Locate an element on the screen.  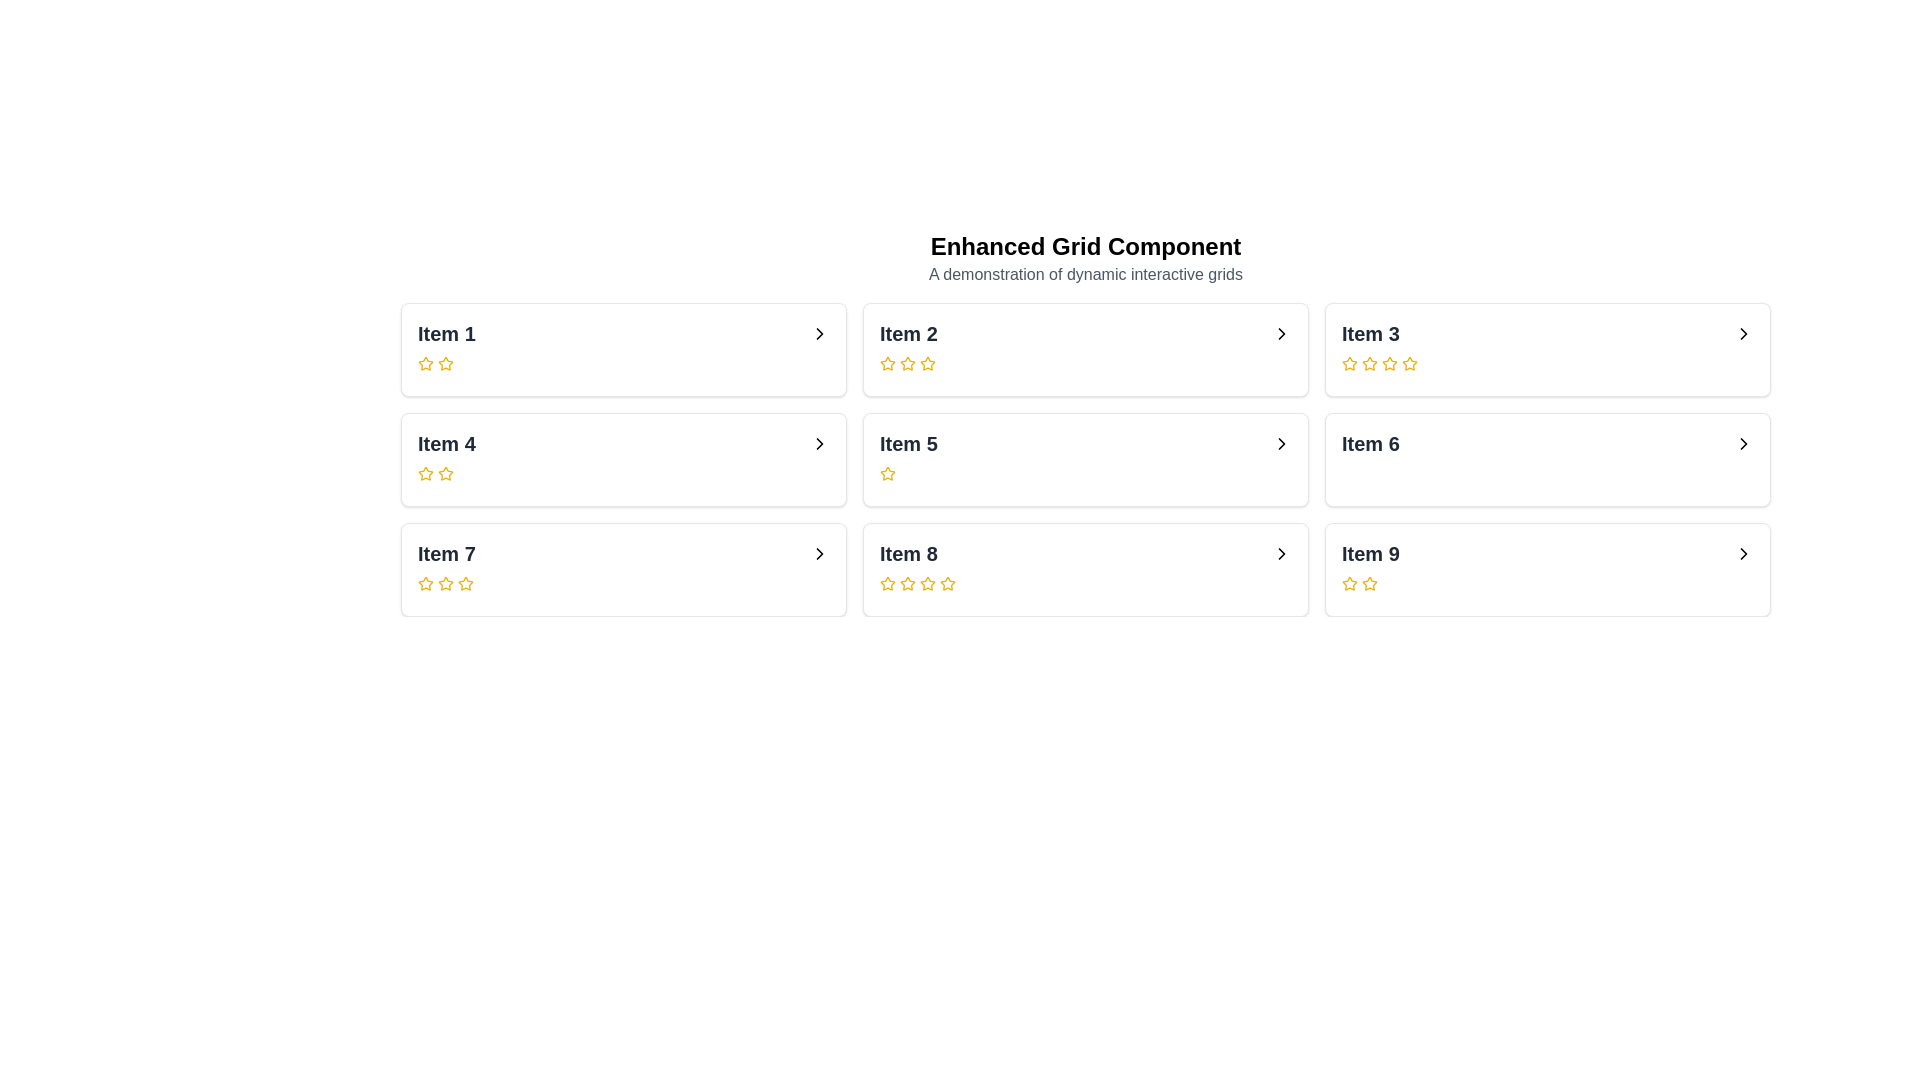
the second star icon is located at coordinates (1409, 363).